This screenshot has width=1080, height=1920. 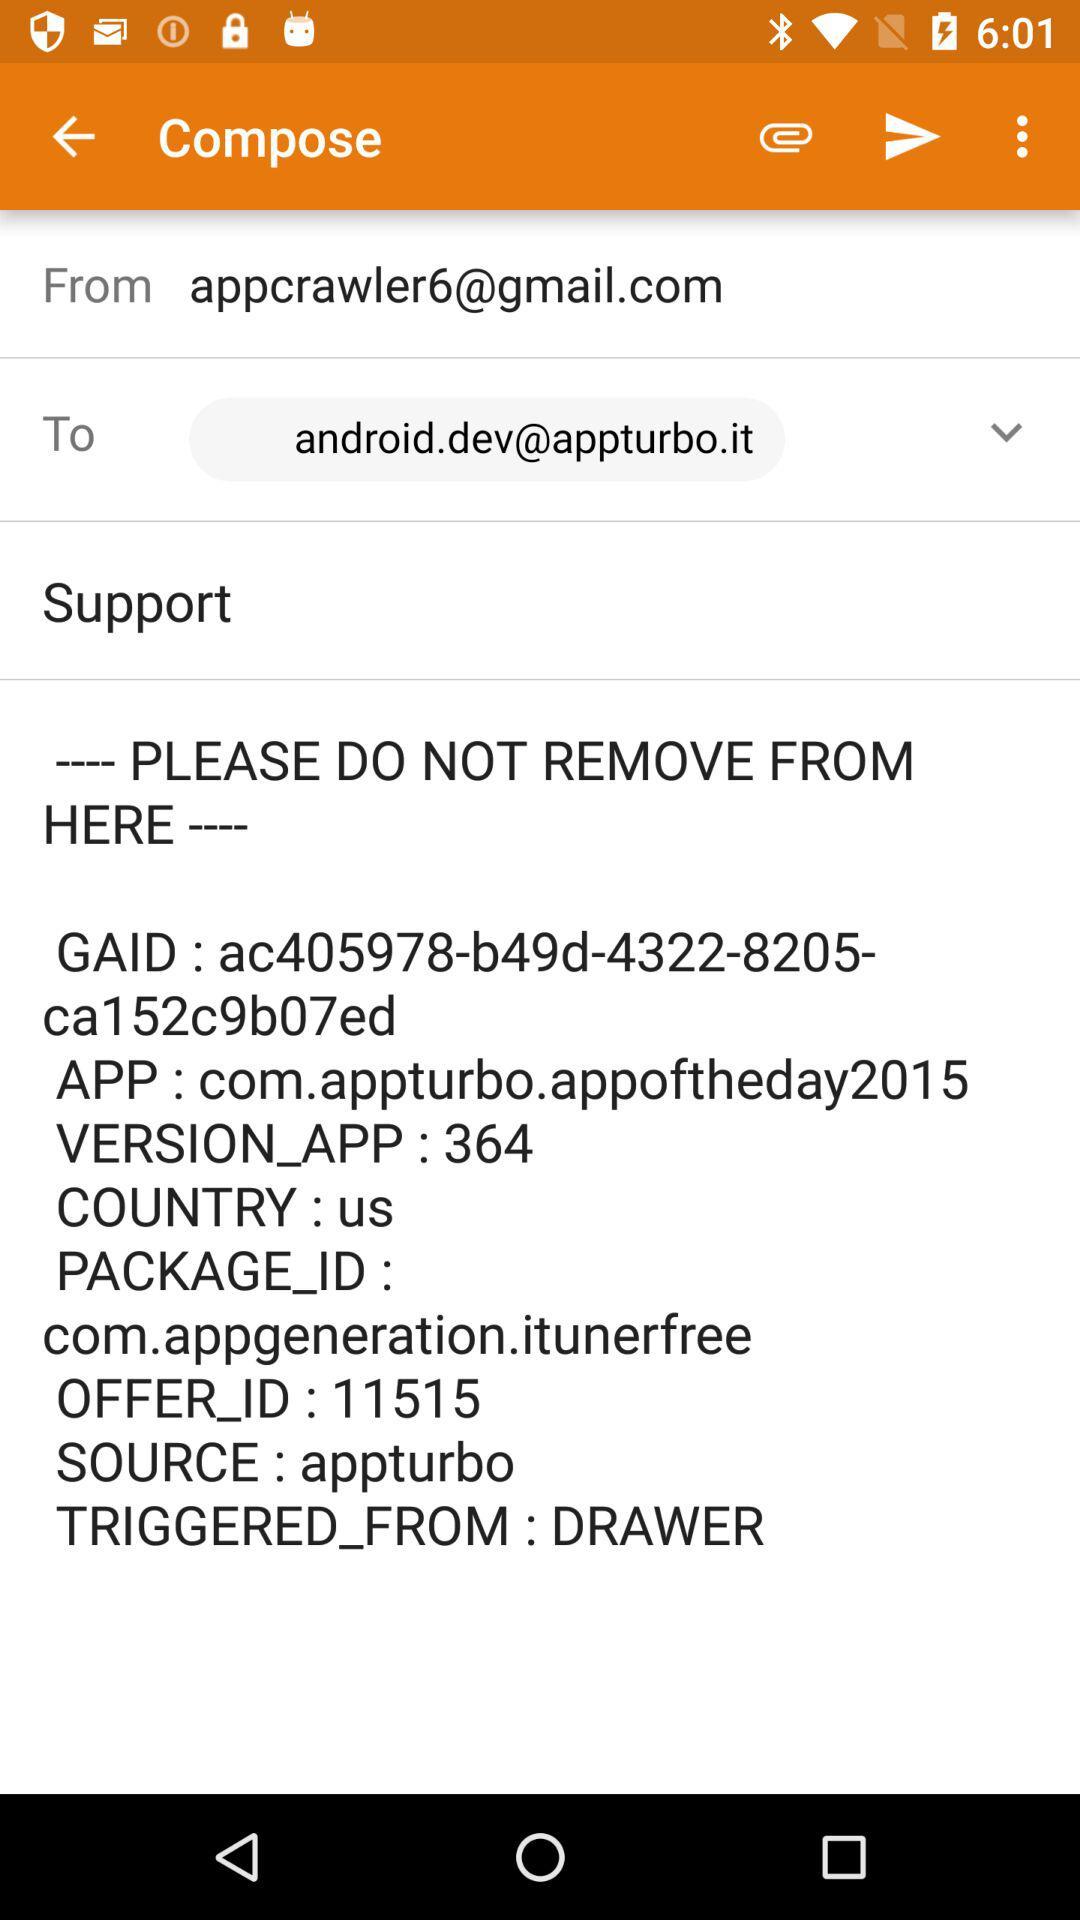 What do you see at coordinates (540, 1172) in the screenshot?
I see `the please do not item` at bounding box center [540, 1172].